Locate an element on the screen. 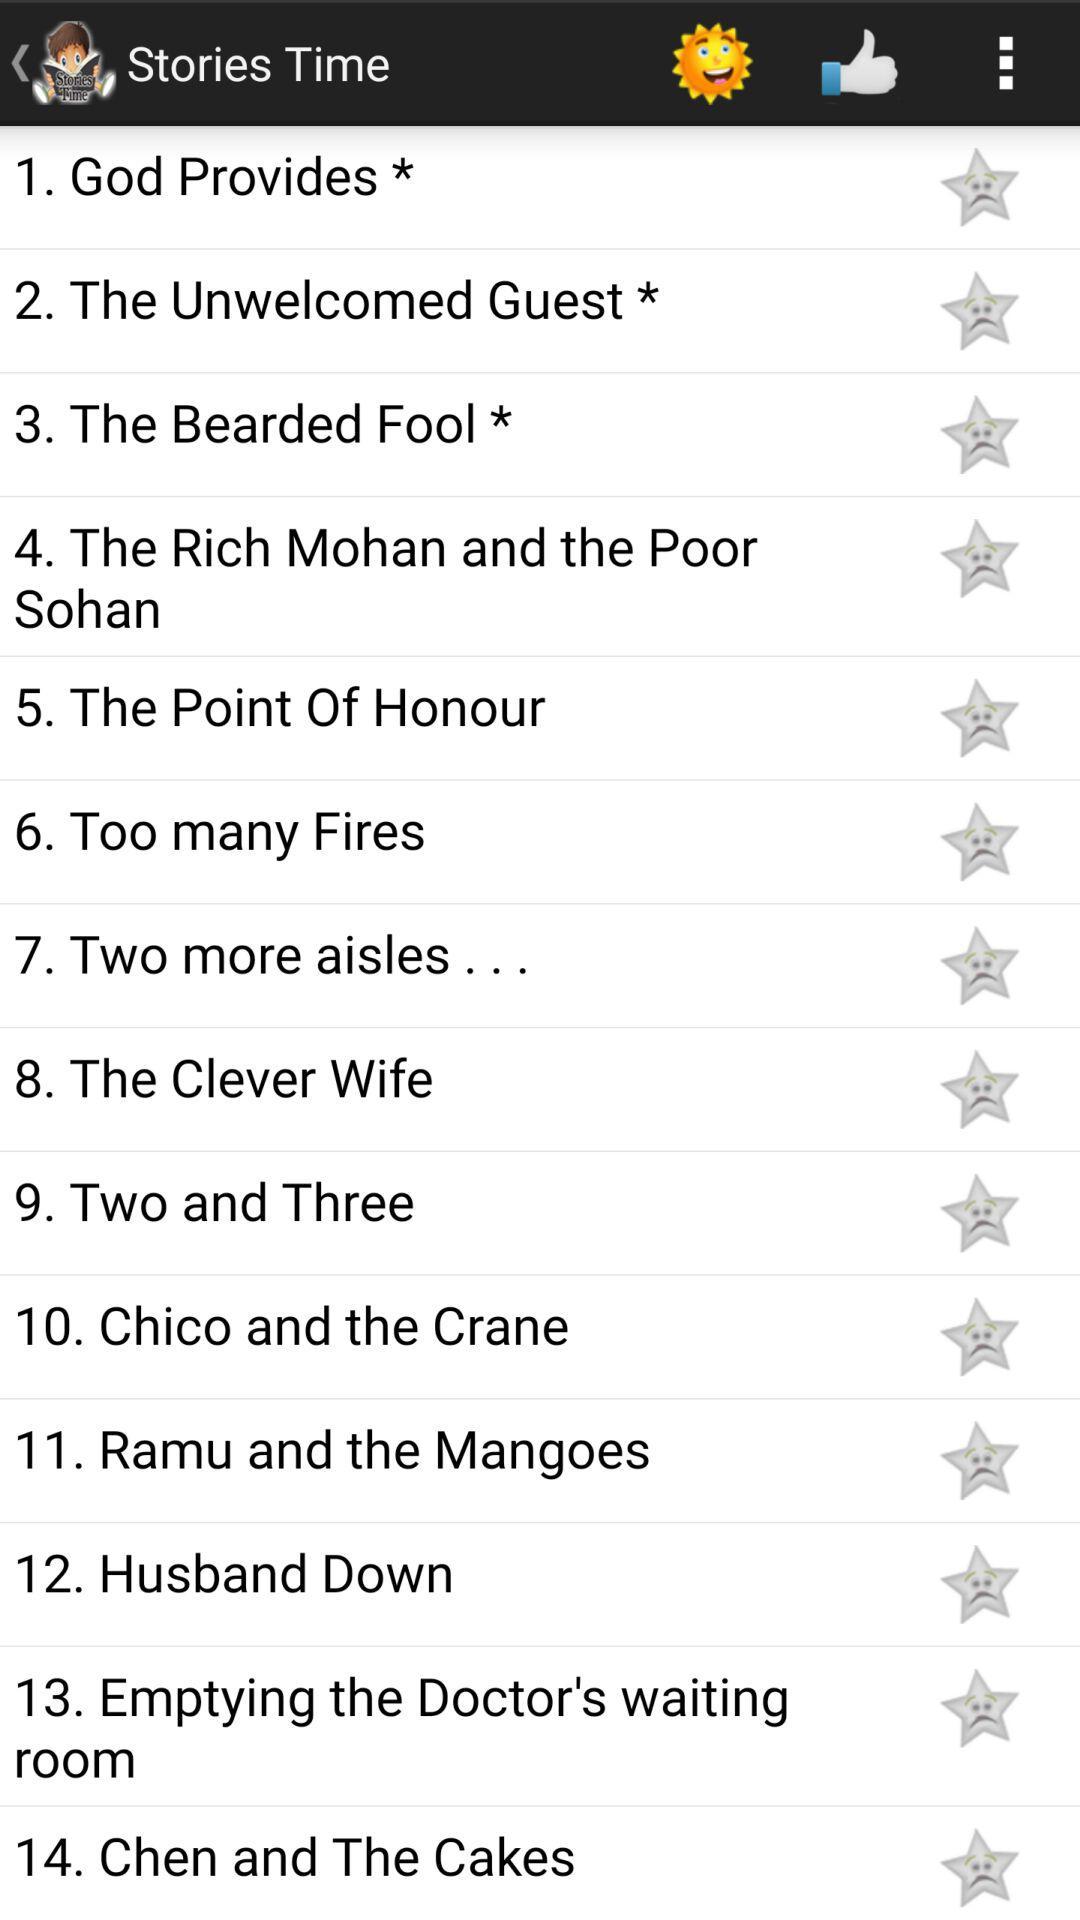 The image size is (1080, 1920). as bookmark is located at coordinates (978, 718).